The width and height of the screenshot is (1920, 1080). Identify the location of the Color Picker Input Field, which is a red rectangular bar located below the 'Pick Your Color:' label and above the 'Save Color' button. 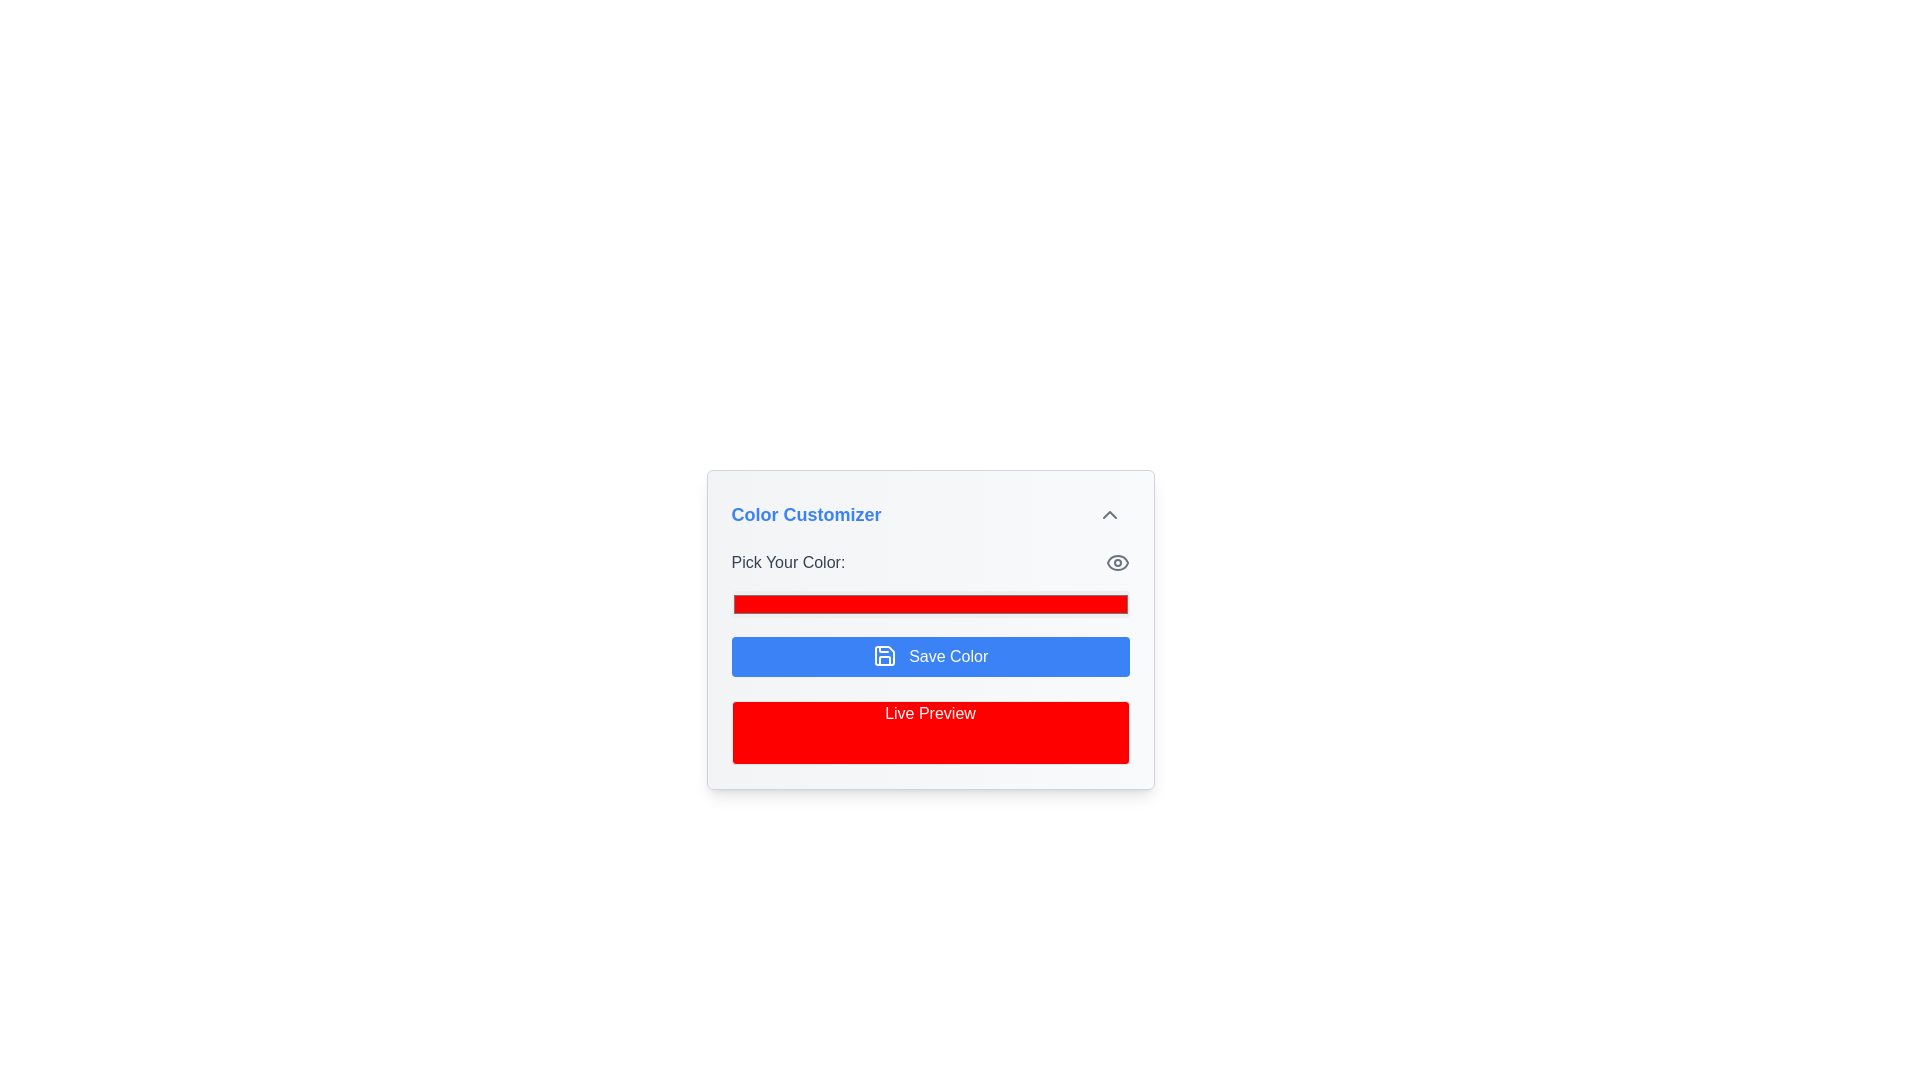
(929, 603).